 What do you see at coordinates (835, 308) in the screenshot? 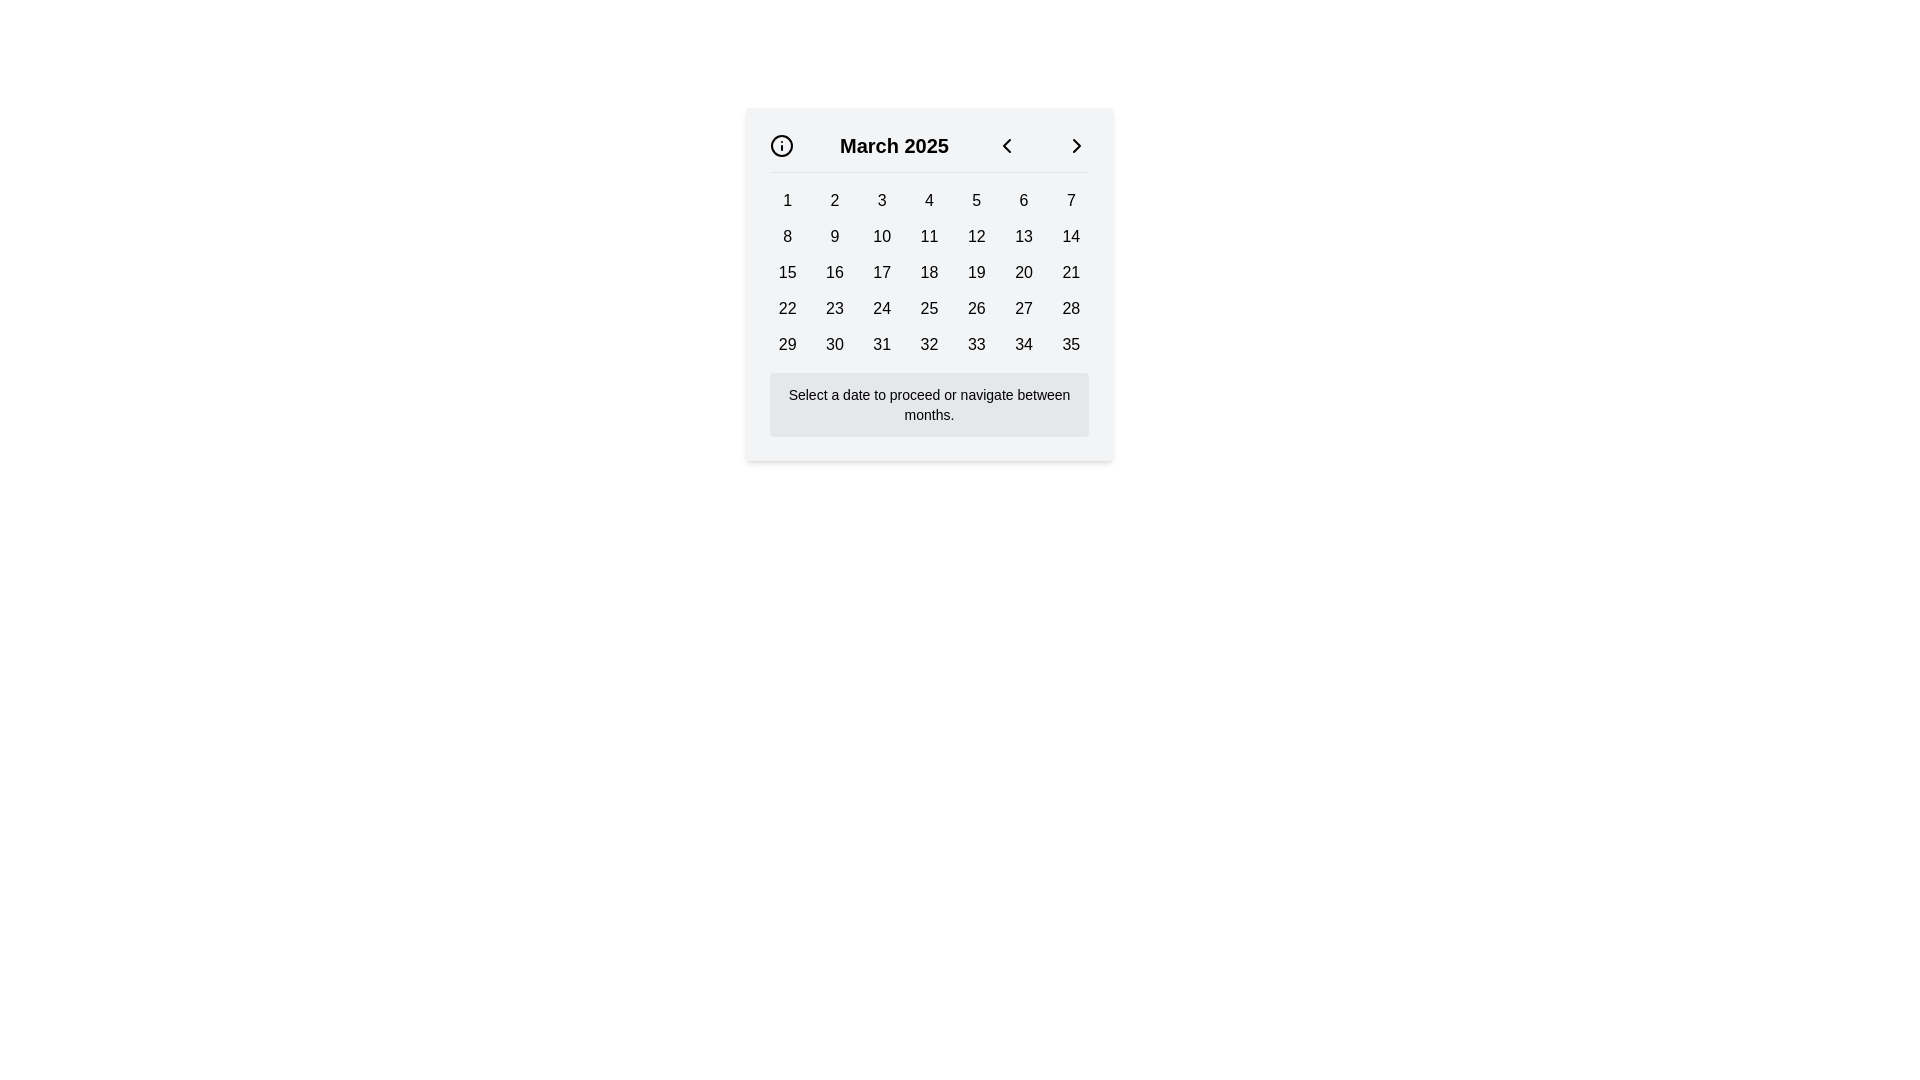
I see `the button representing the date 23rd in the calendar interface` at bounding box center [835, 308].